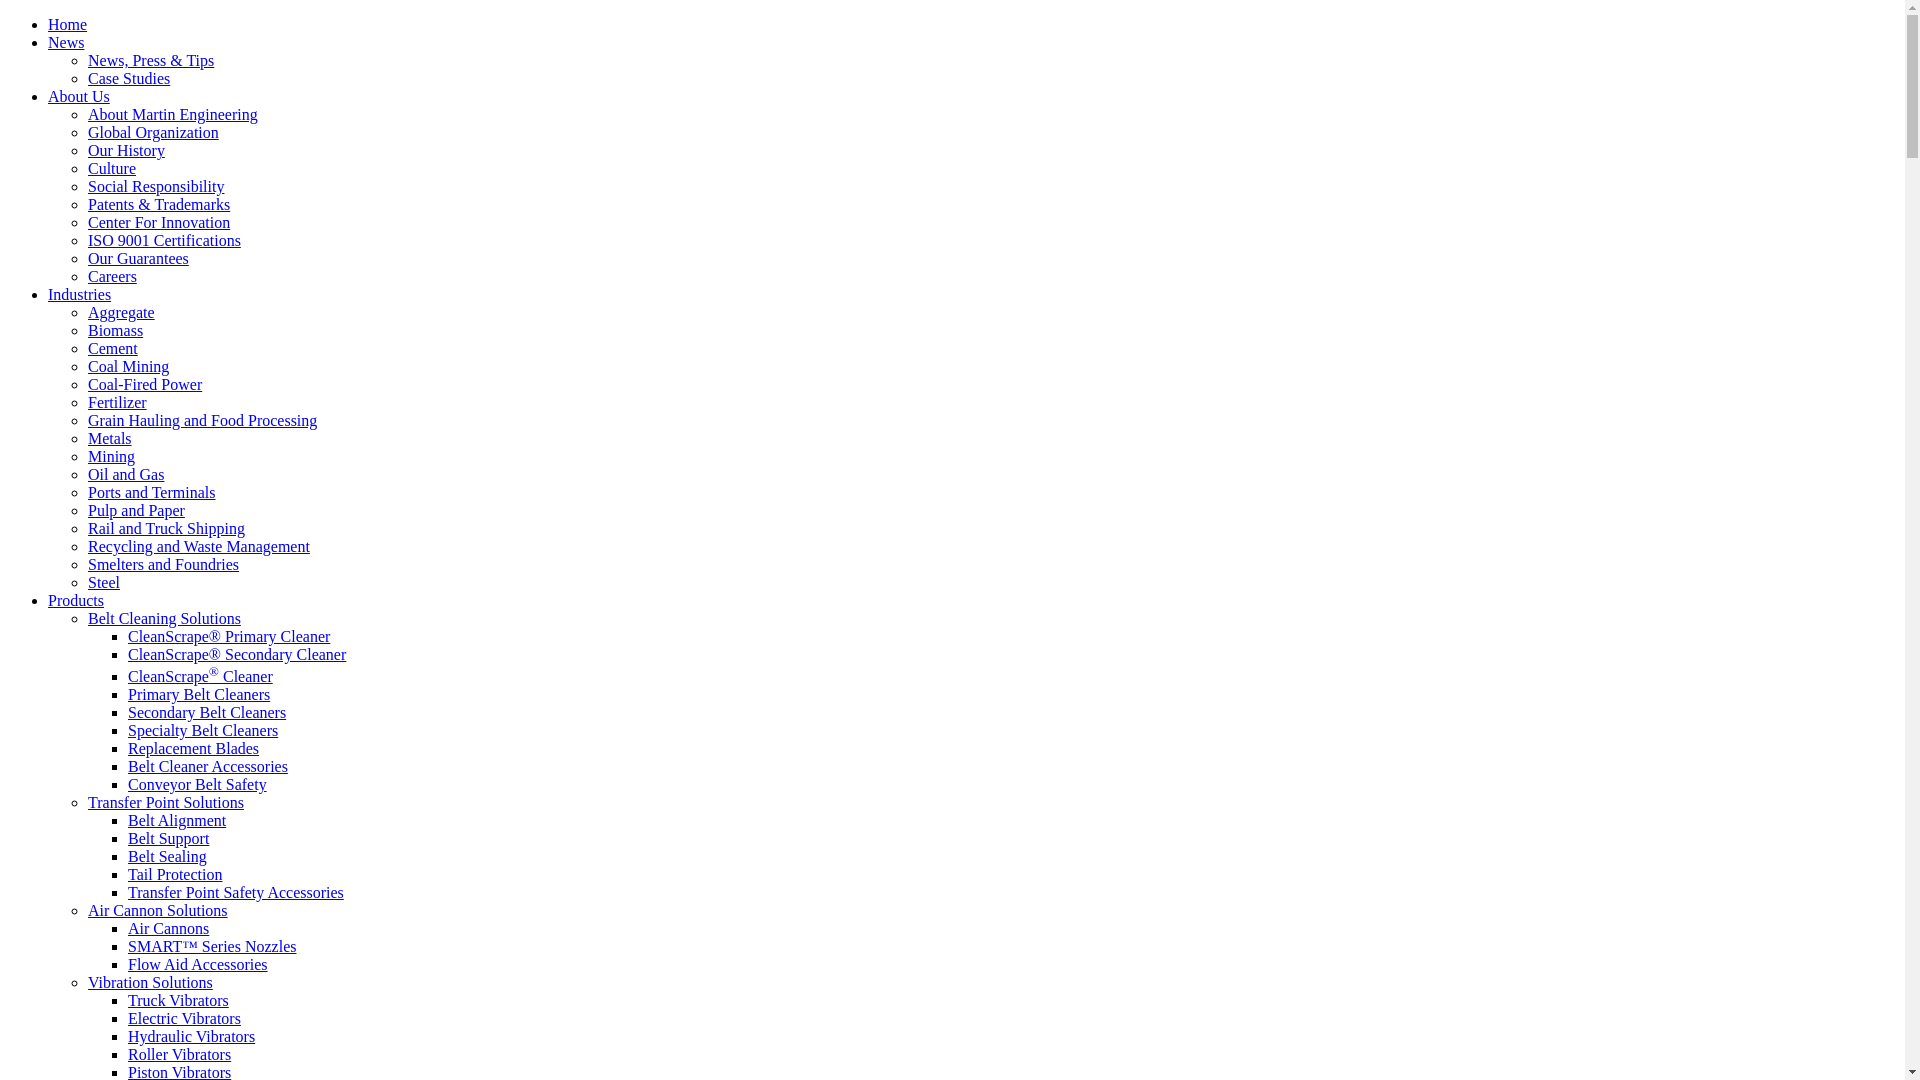 The height and width of the screenshot is (1080, 1920). Describe the element at coordinates (86, 402) in the screenshot. I see `'Fertilizer'` at that location.